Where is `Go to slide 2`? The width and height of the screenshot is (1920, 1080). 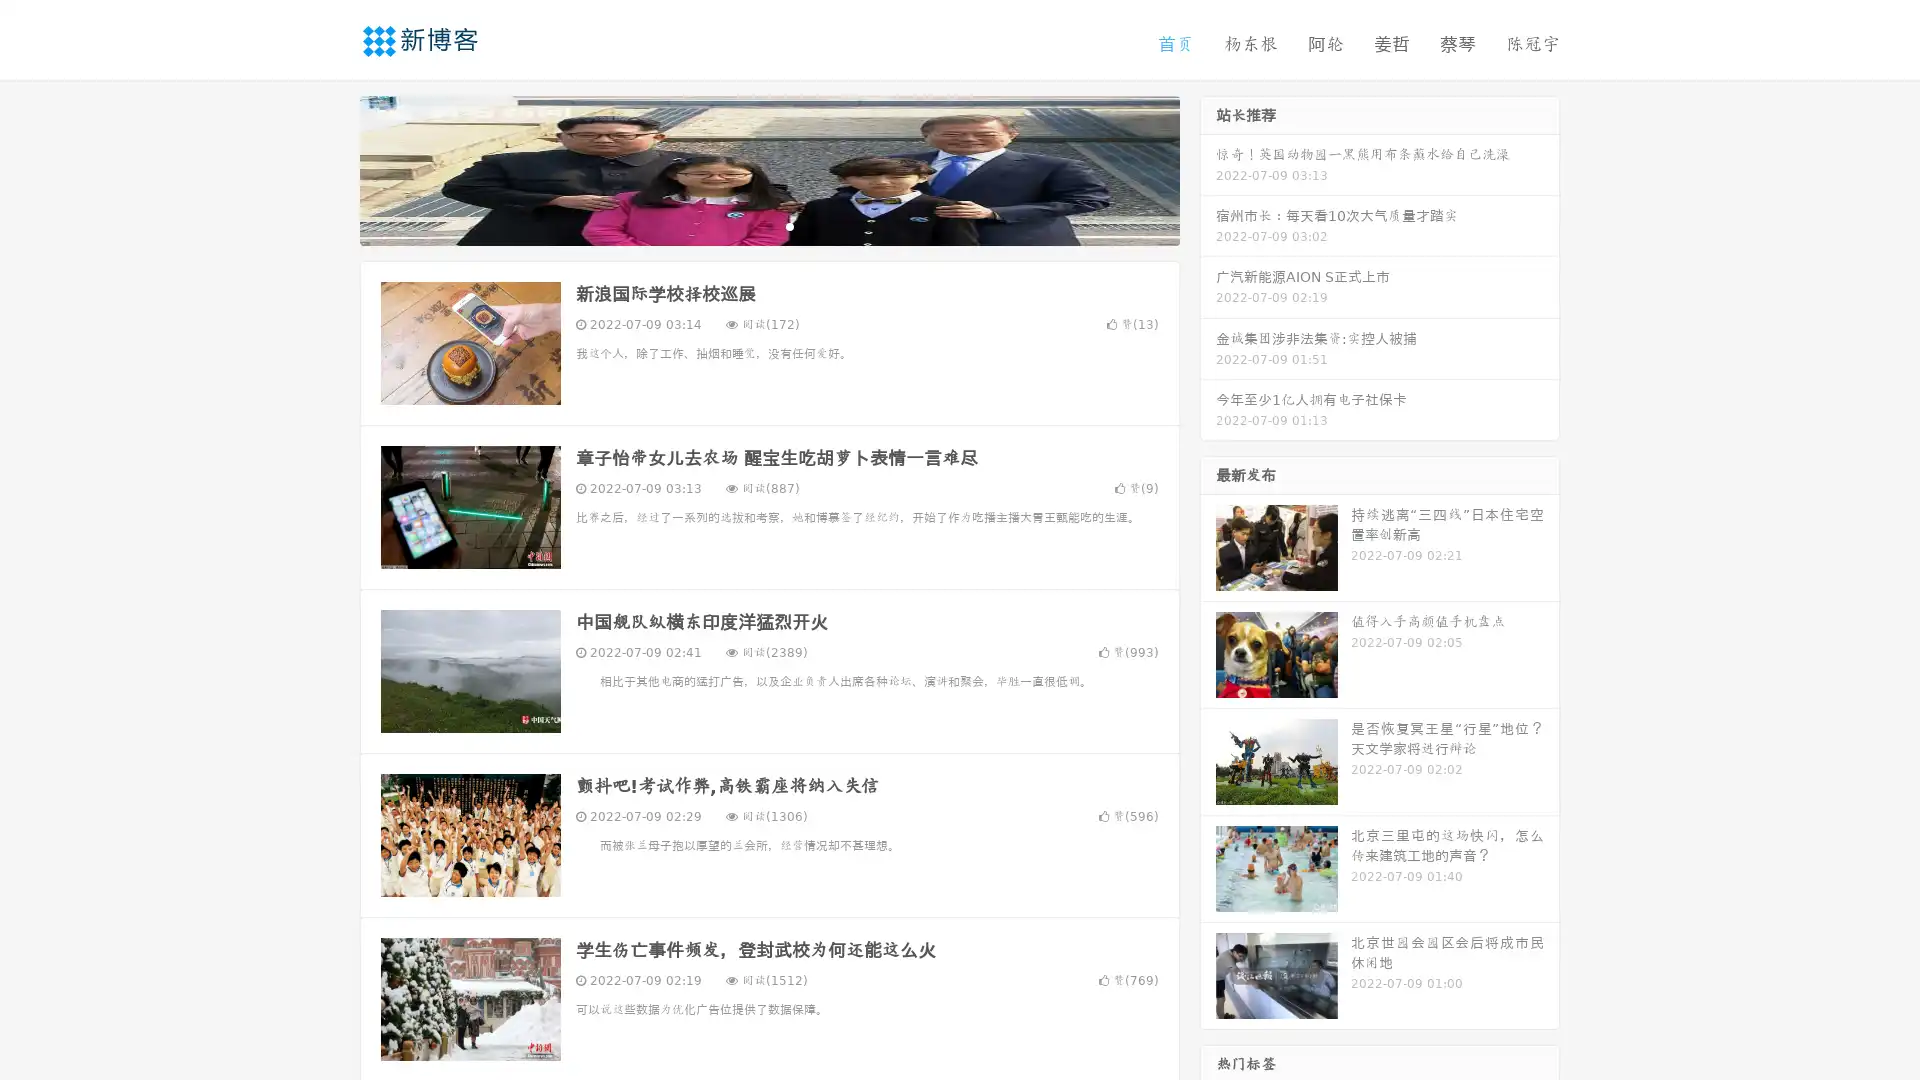
Go to slide 2 is located at coordinates (768, 225).